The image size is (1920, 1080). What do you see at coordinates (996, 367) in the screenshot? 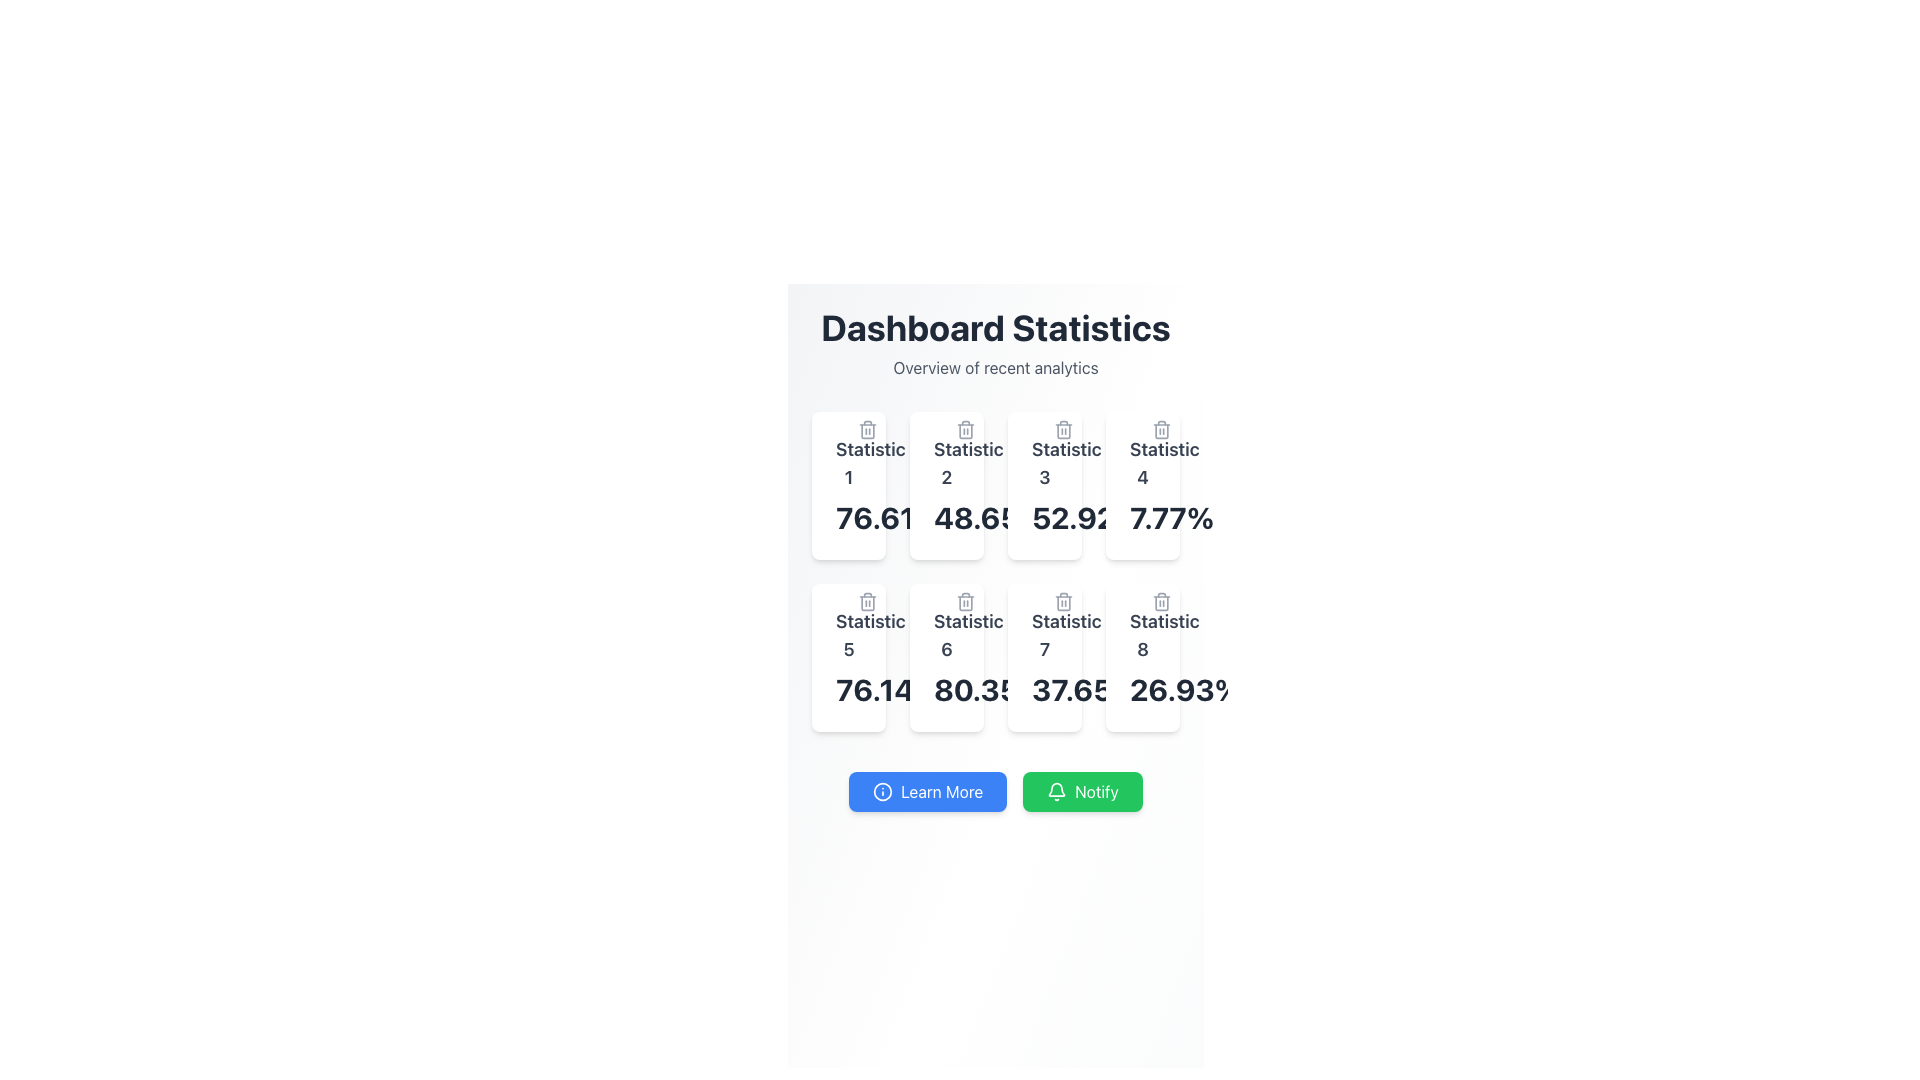
I see `the text label displaying 'Overview of recent analytics', which is centrally aligned below the title 'Dashboard Statistics'` at bounding box center [996, 367].